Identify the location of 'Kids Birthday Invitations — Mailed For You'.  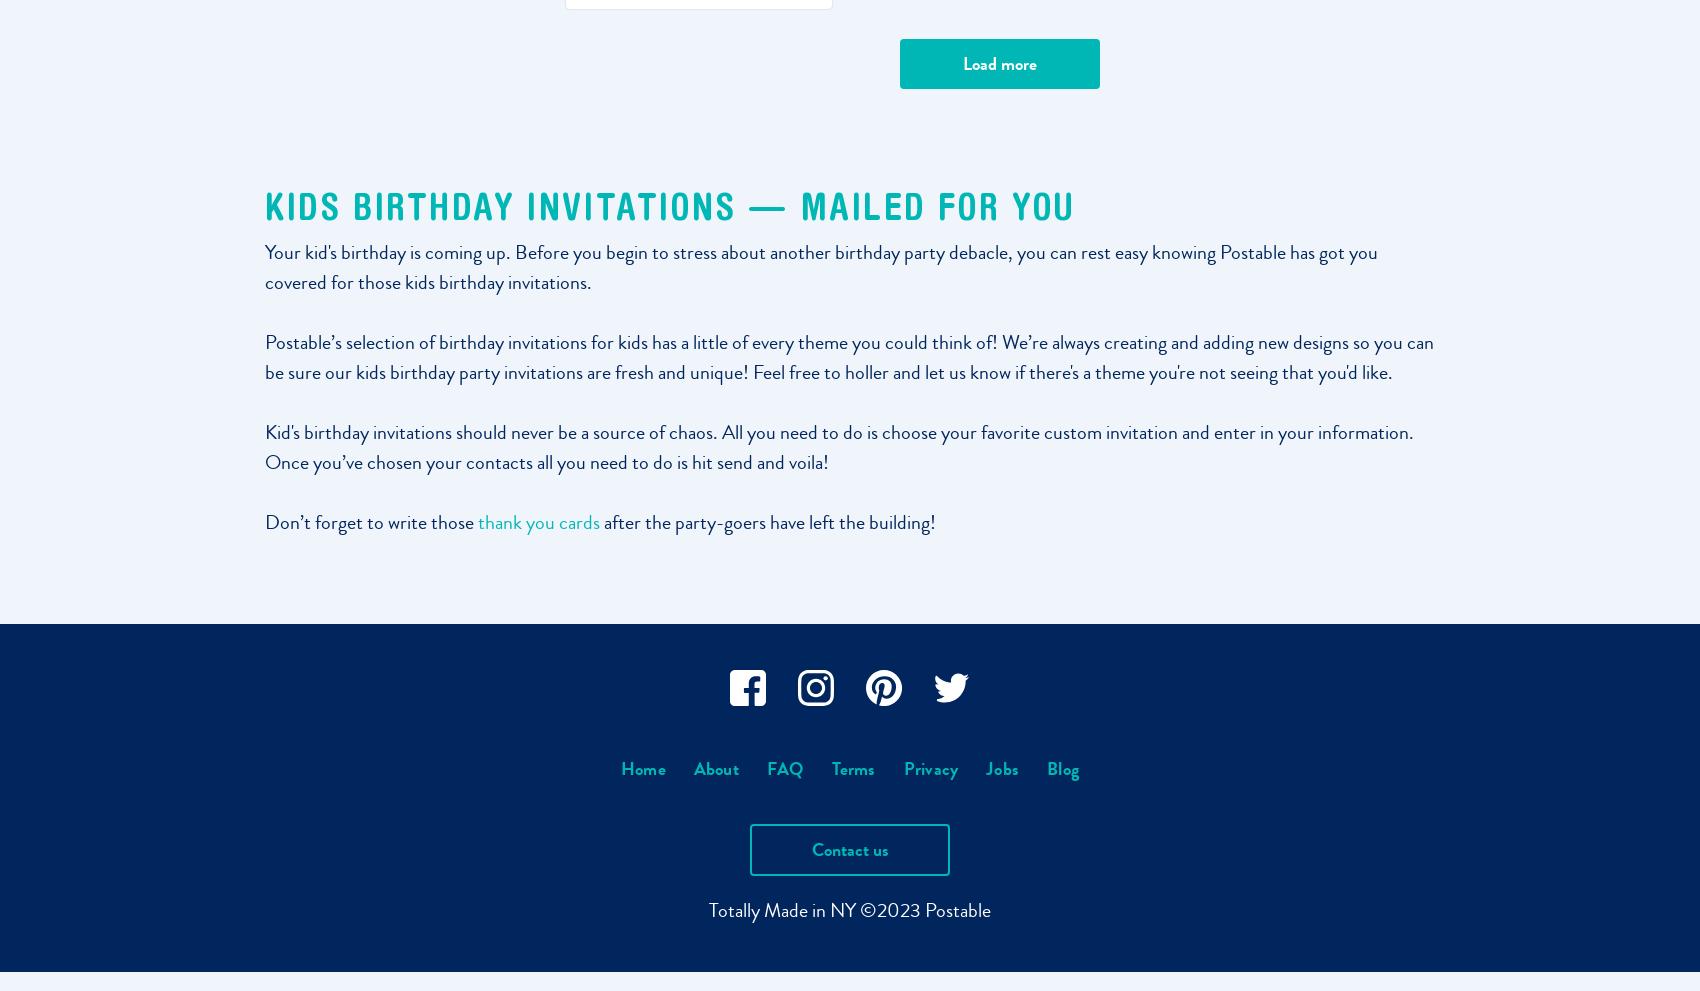
(669, 205).